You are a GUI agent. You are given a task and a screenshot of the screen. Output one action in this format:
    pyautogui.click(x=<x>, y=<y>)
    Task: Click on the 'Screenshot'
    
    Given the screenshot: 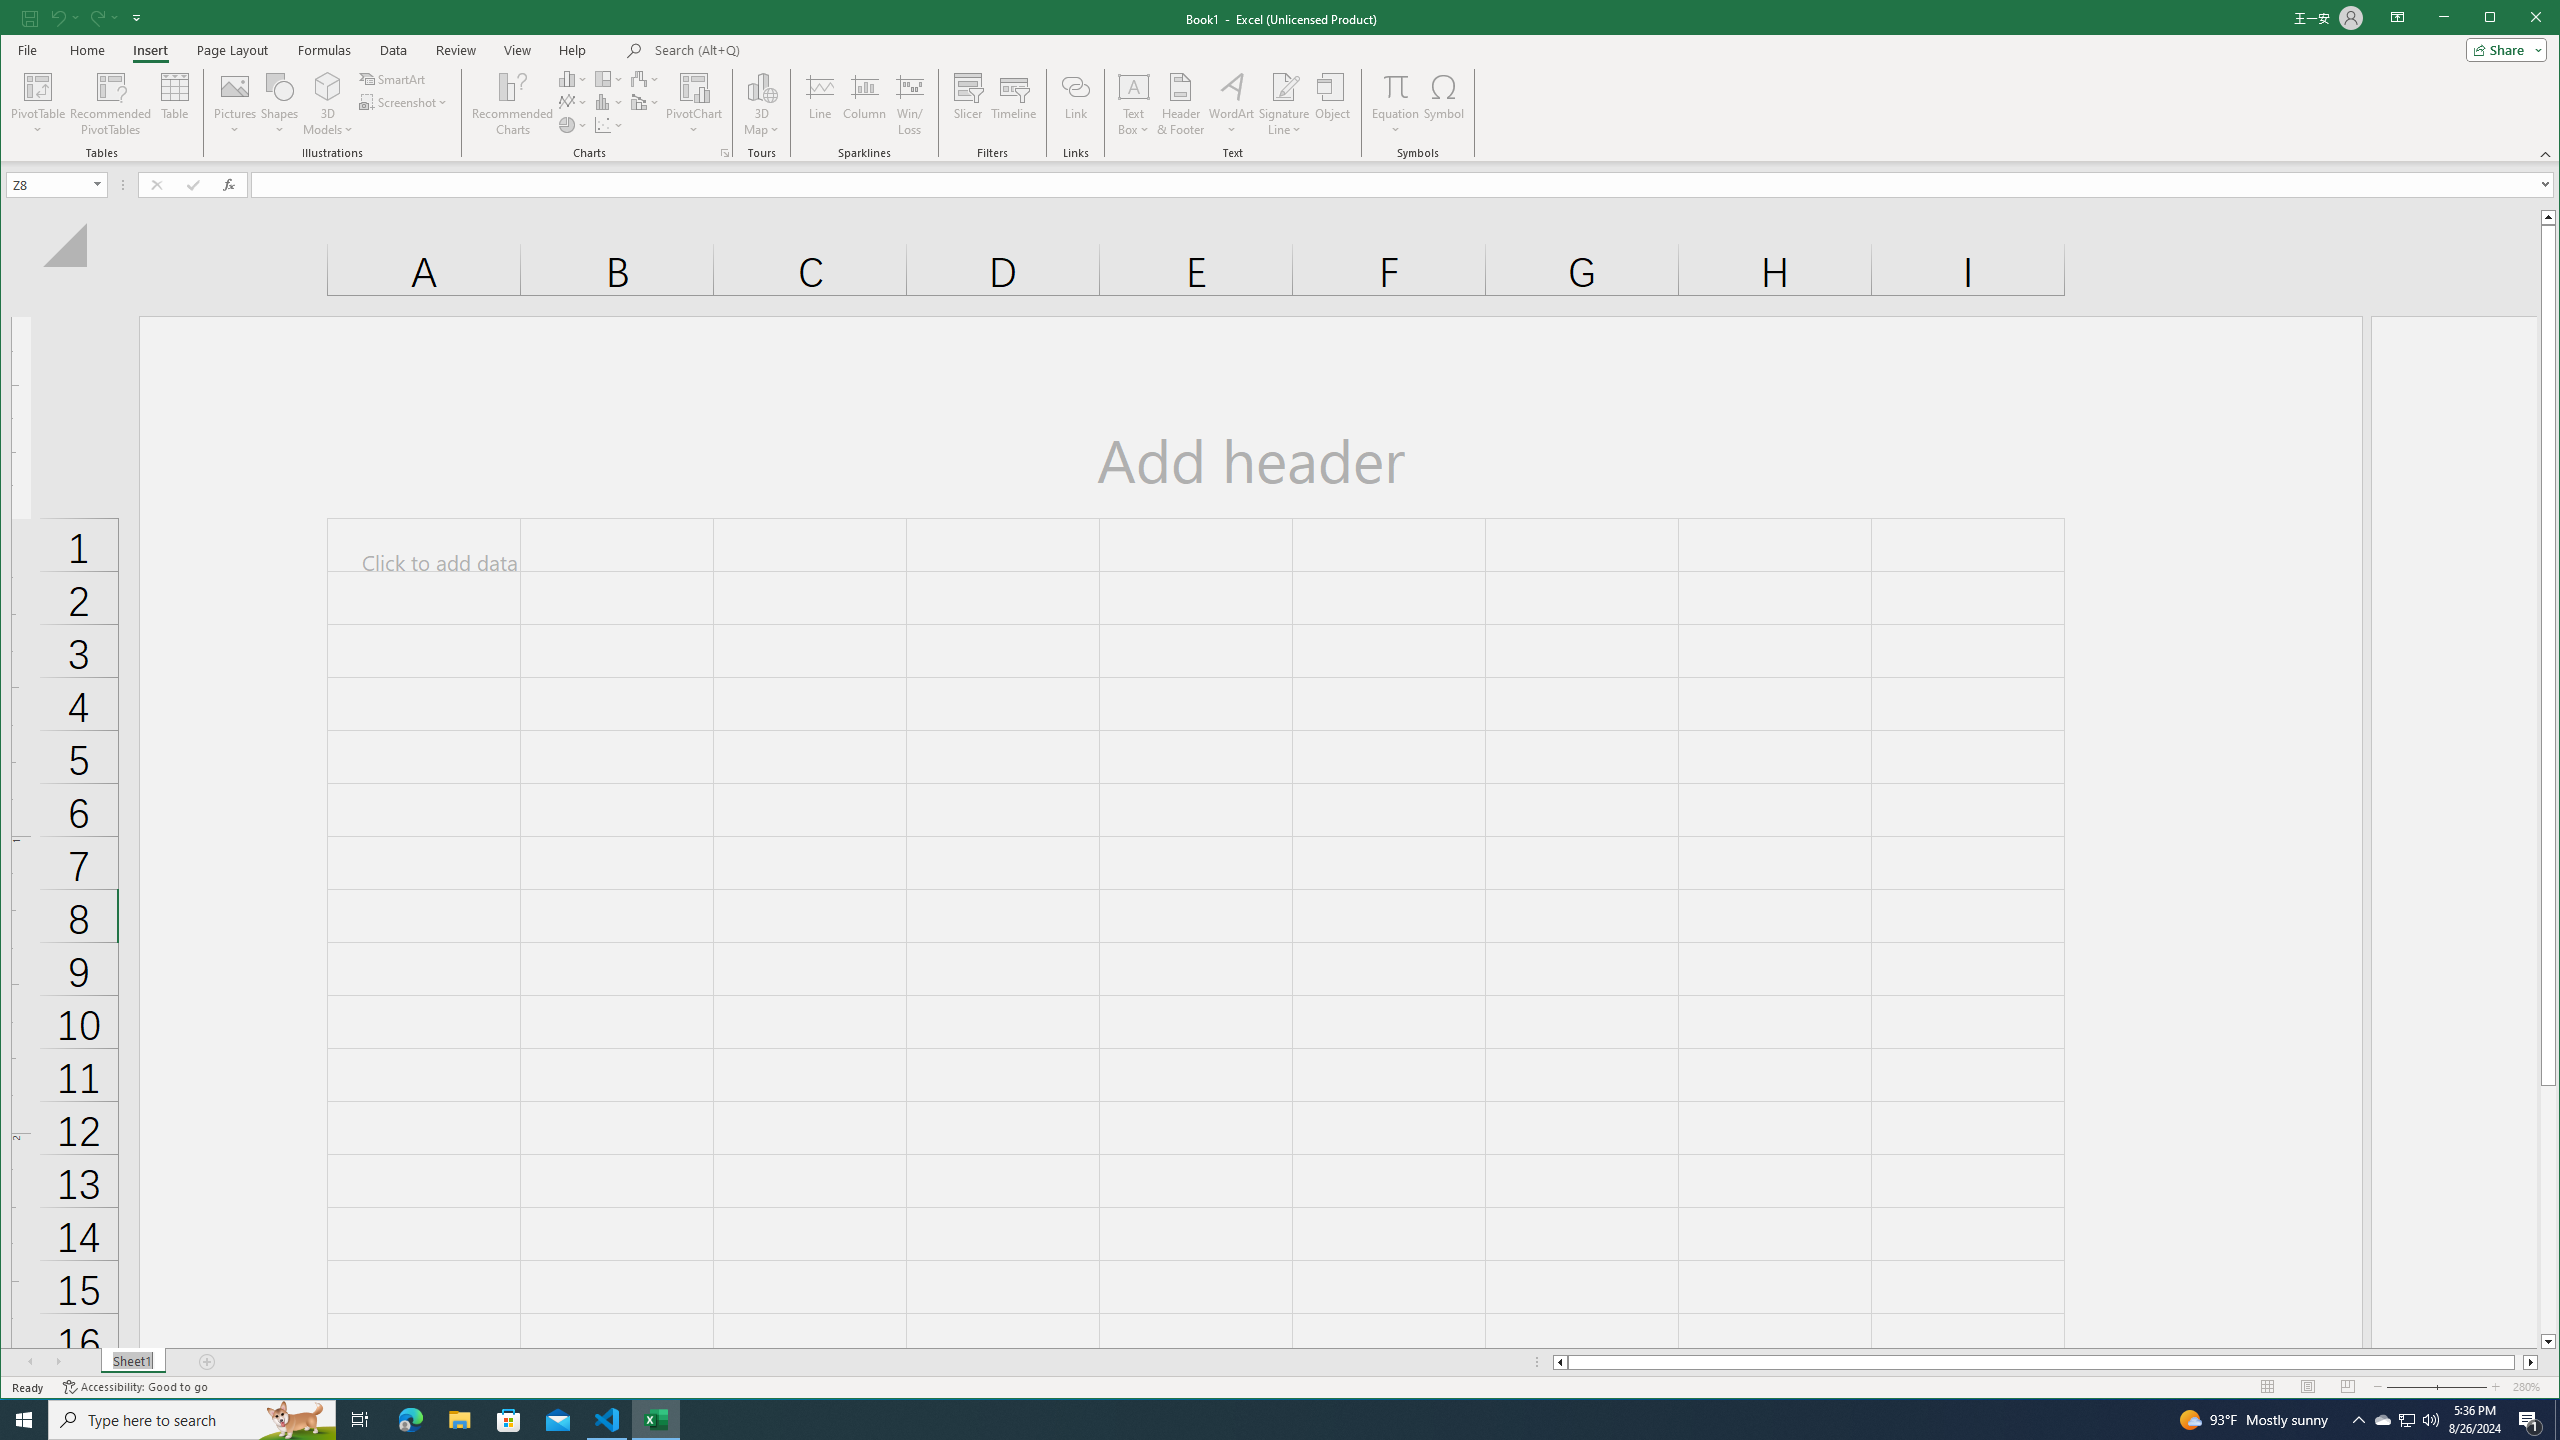 What is the action you would take?
    pyautogui.click(x=403, y=102)
    